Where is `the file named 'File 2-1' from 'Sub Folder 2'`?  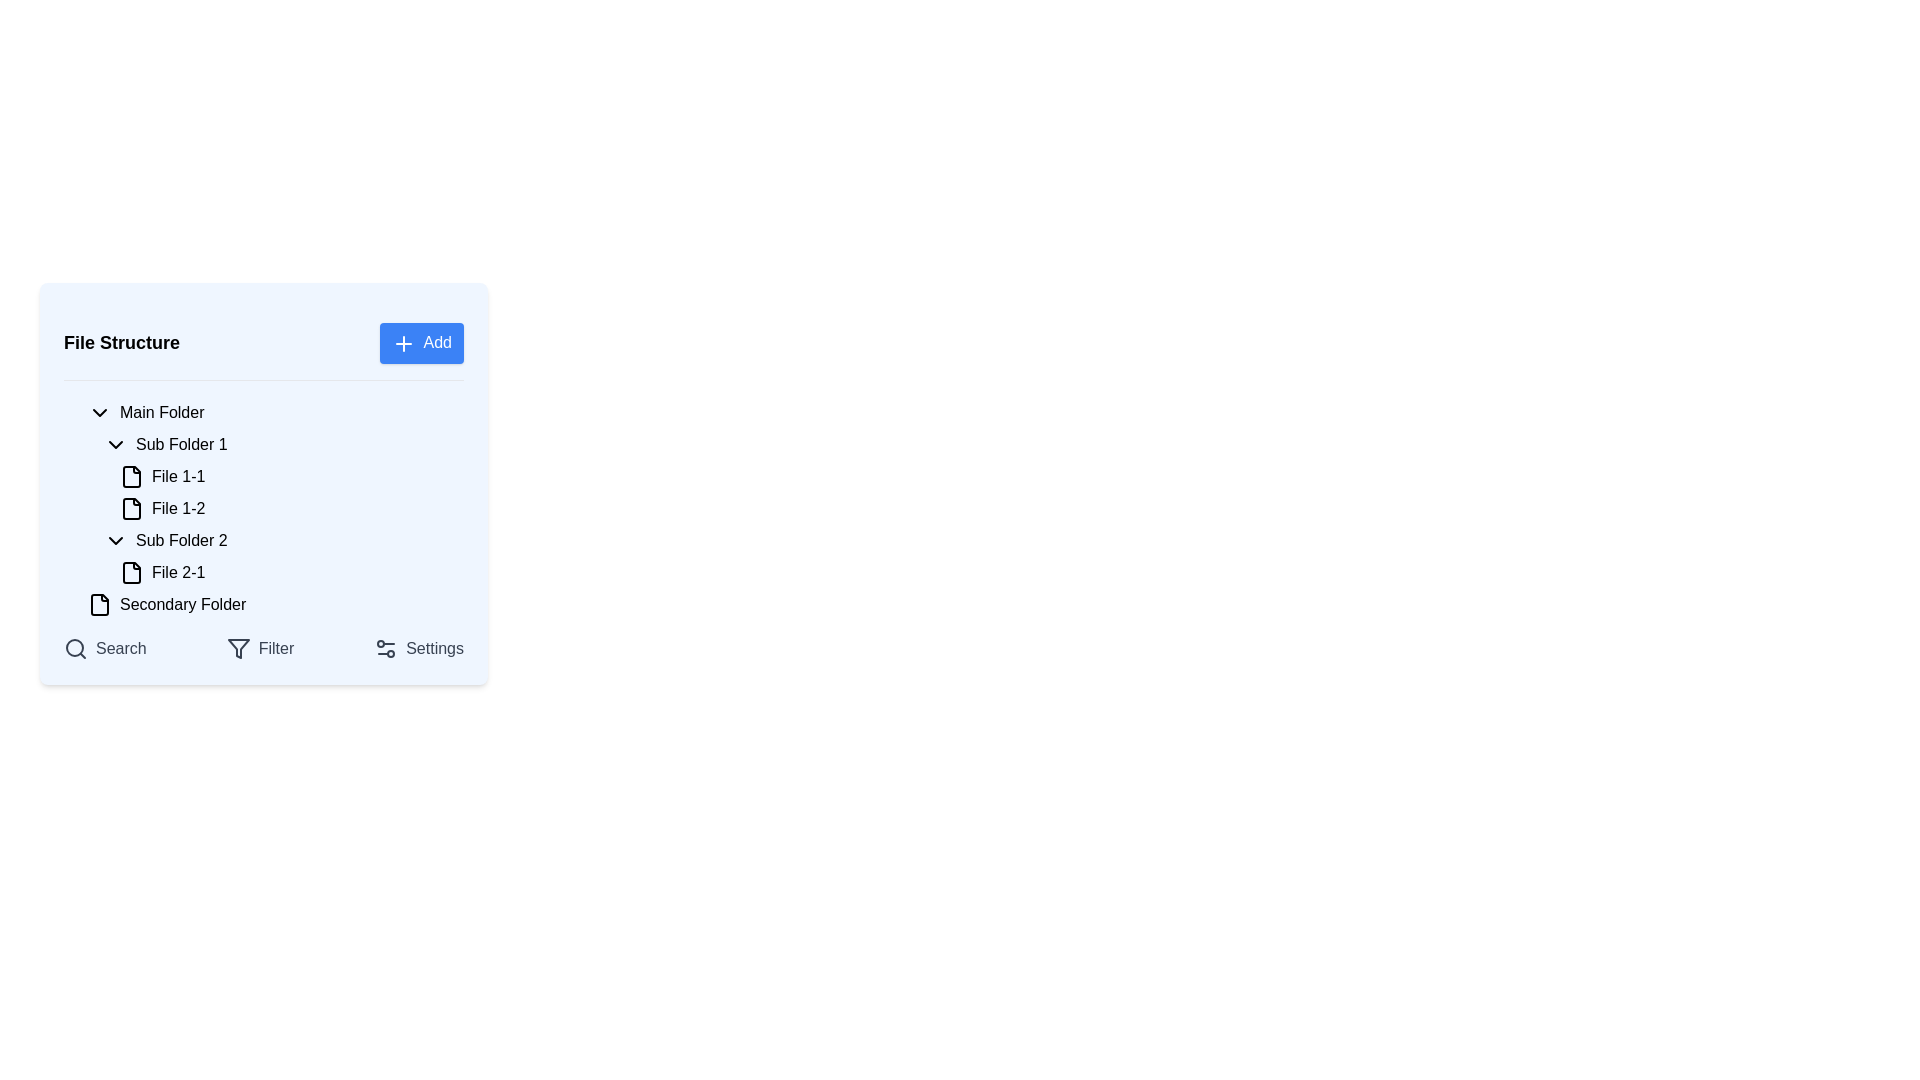 the file named 'File 2-1' from 'Sub Folder 2' is located at coordinates (278, 556).